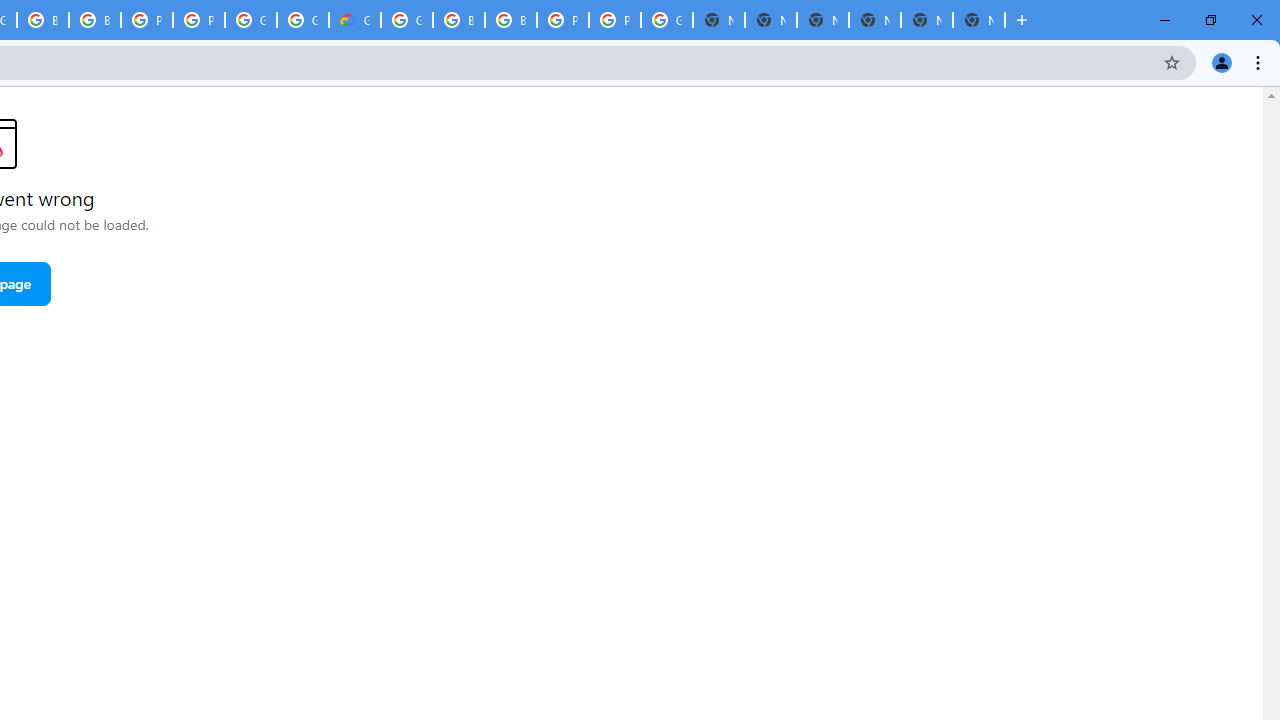 Image resolution: width=1280 pixels, height=720 pixels. Describe the element at coordinates (979, 20) in the screenshot. I see `'New Tab'` at that location.